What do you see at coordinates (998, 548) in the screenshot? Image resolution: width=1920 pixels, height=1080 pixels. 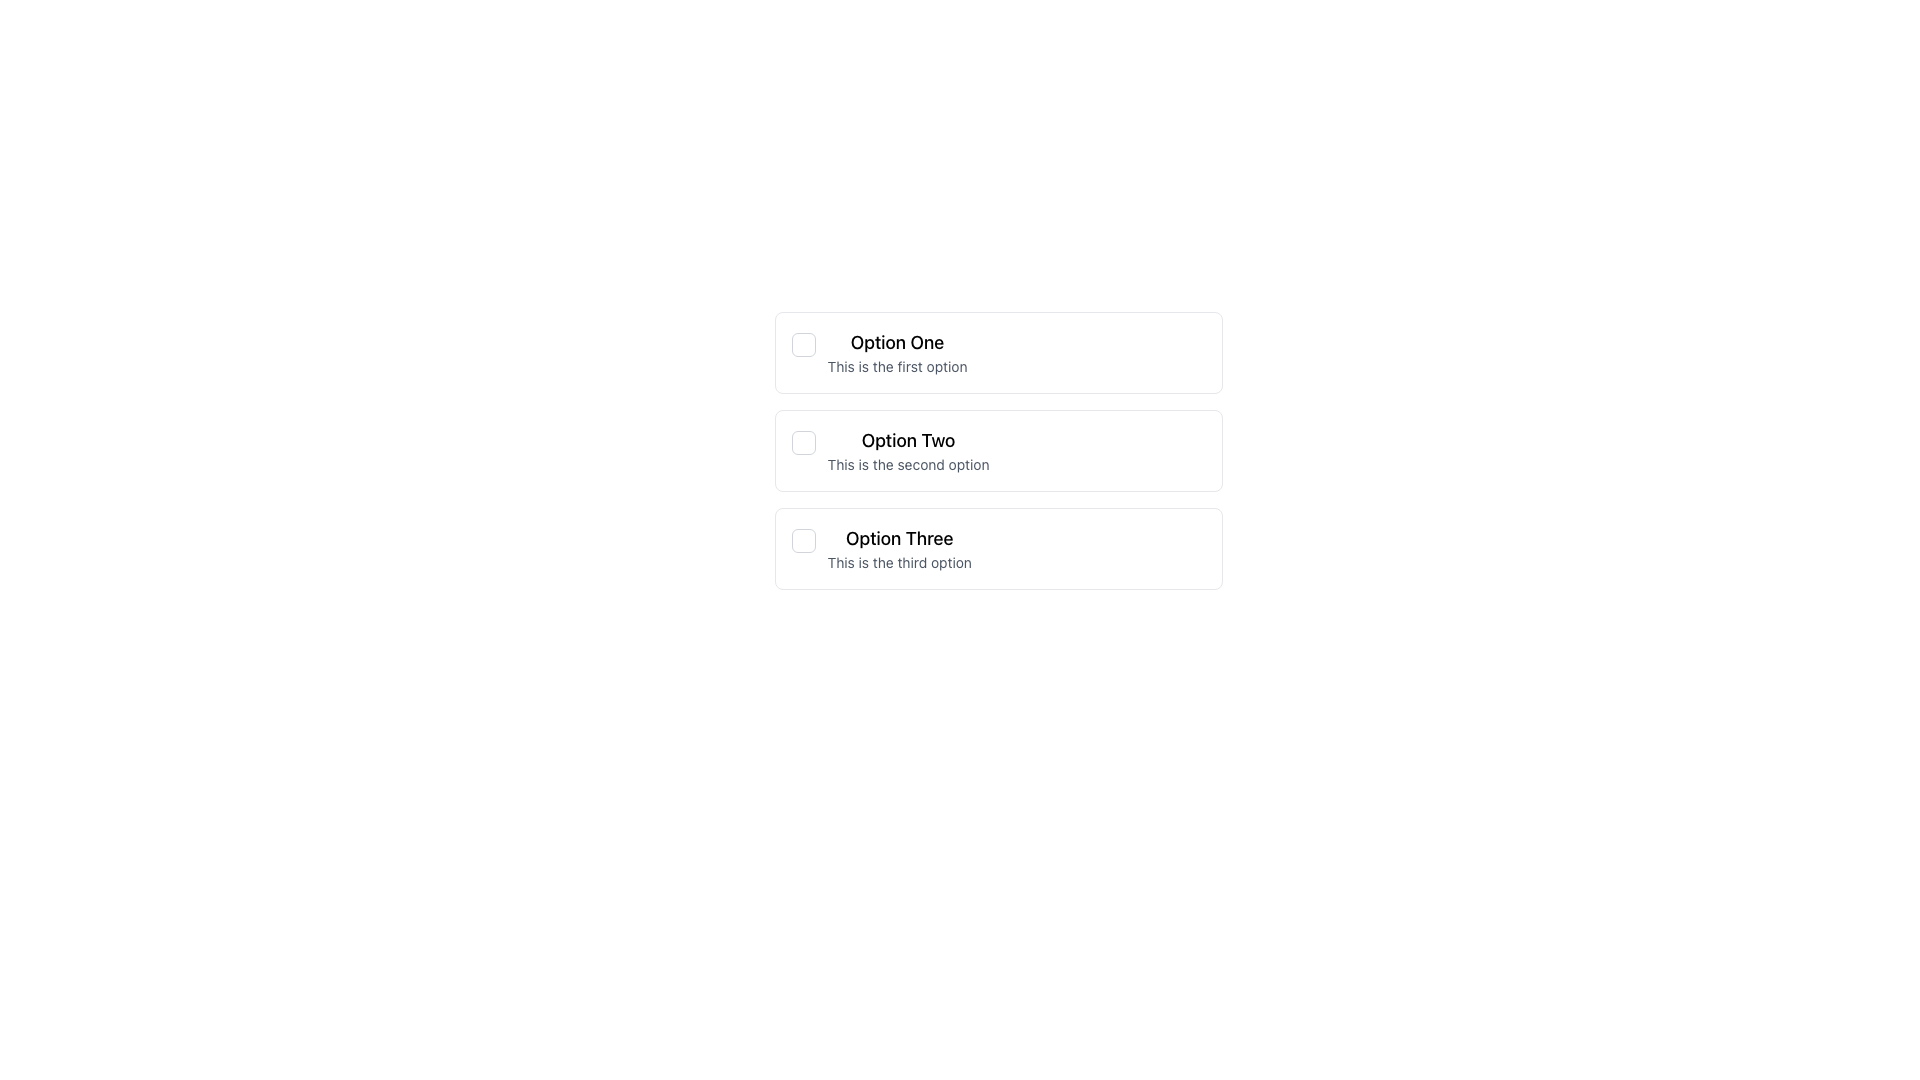 I see `the third option in the vertically stacked list of options, which serves as a List option card` at bounding box center [998, 548].